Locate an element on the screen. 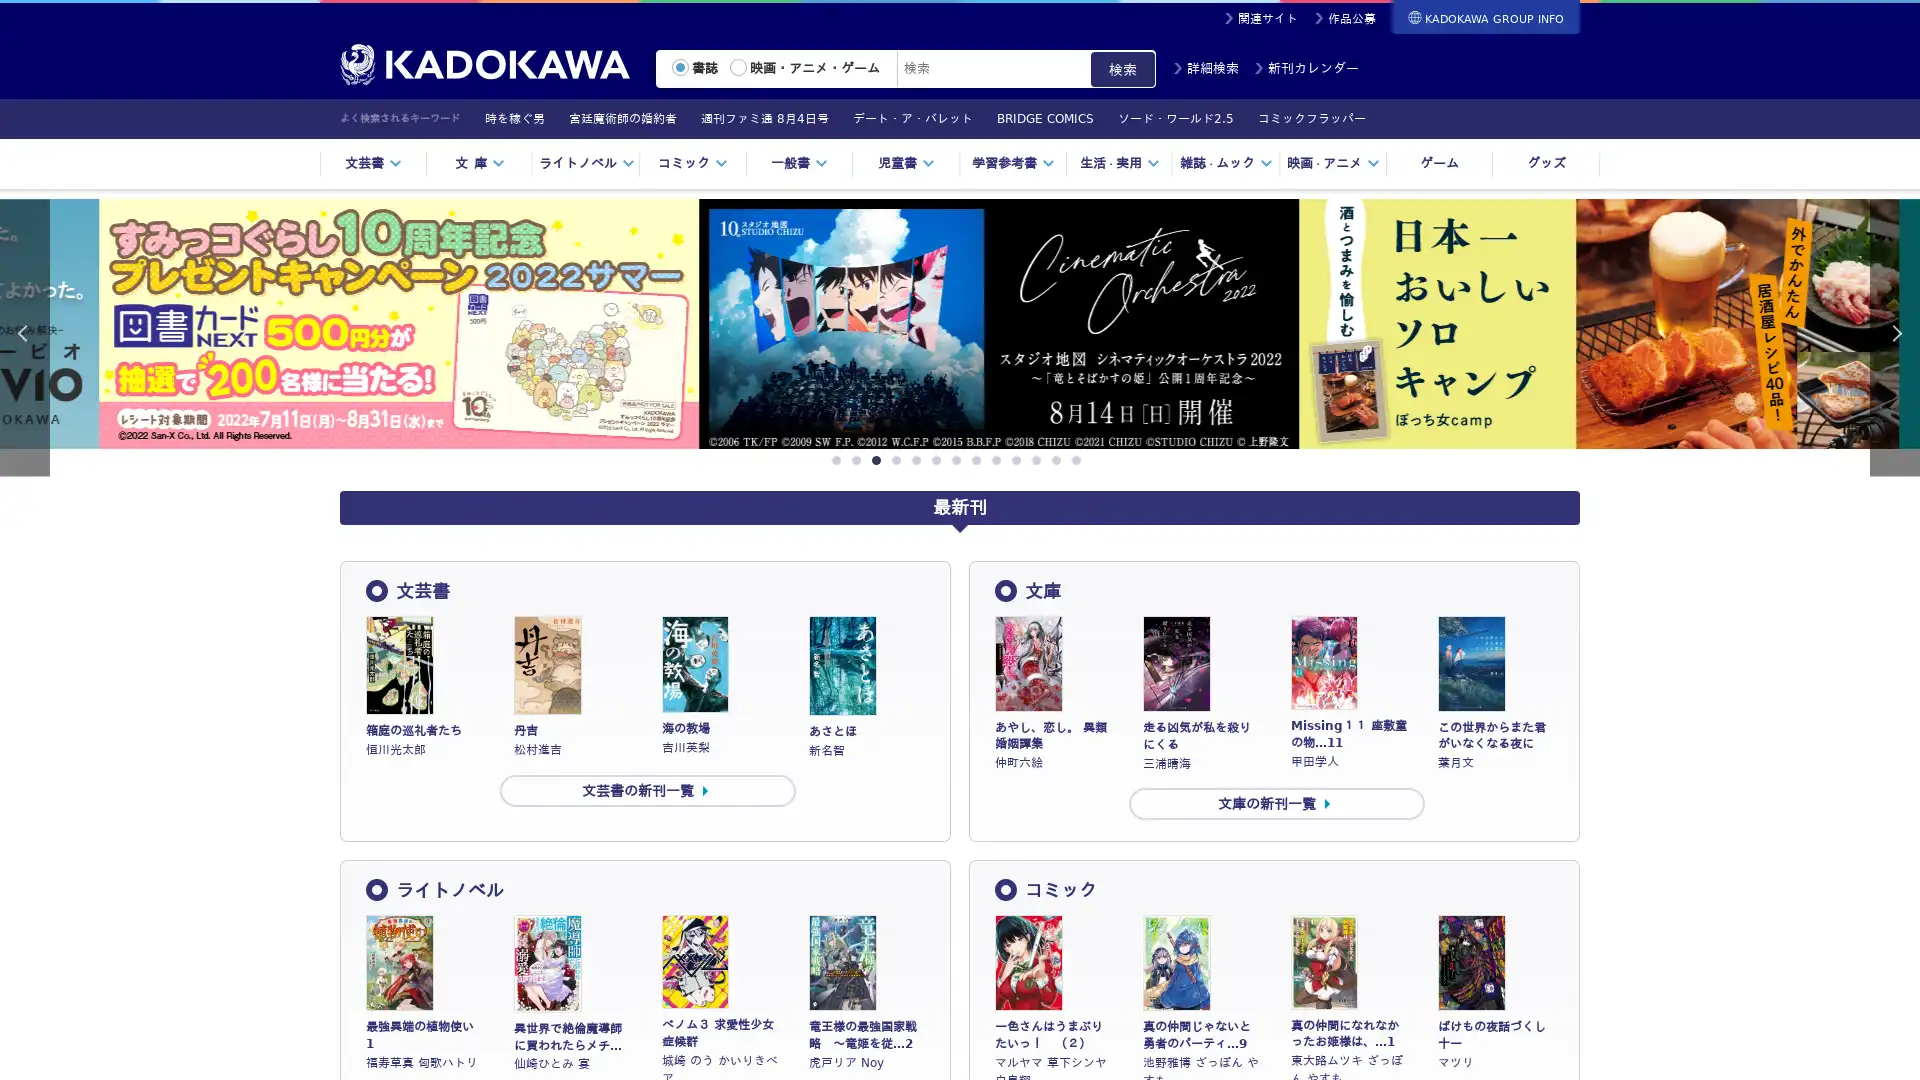  9 is located at coordinates (999, 461).